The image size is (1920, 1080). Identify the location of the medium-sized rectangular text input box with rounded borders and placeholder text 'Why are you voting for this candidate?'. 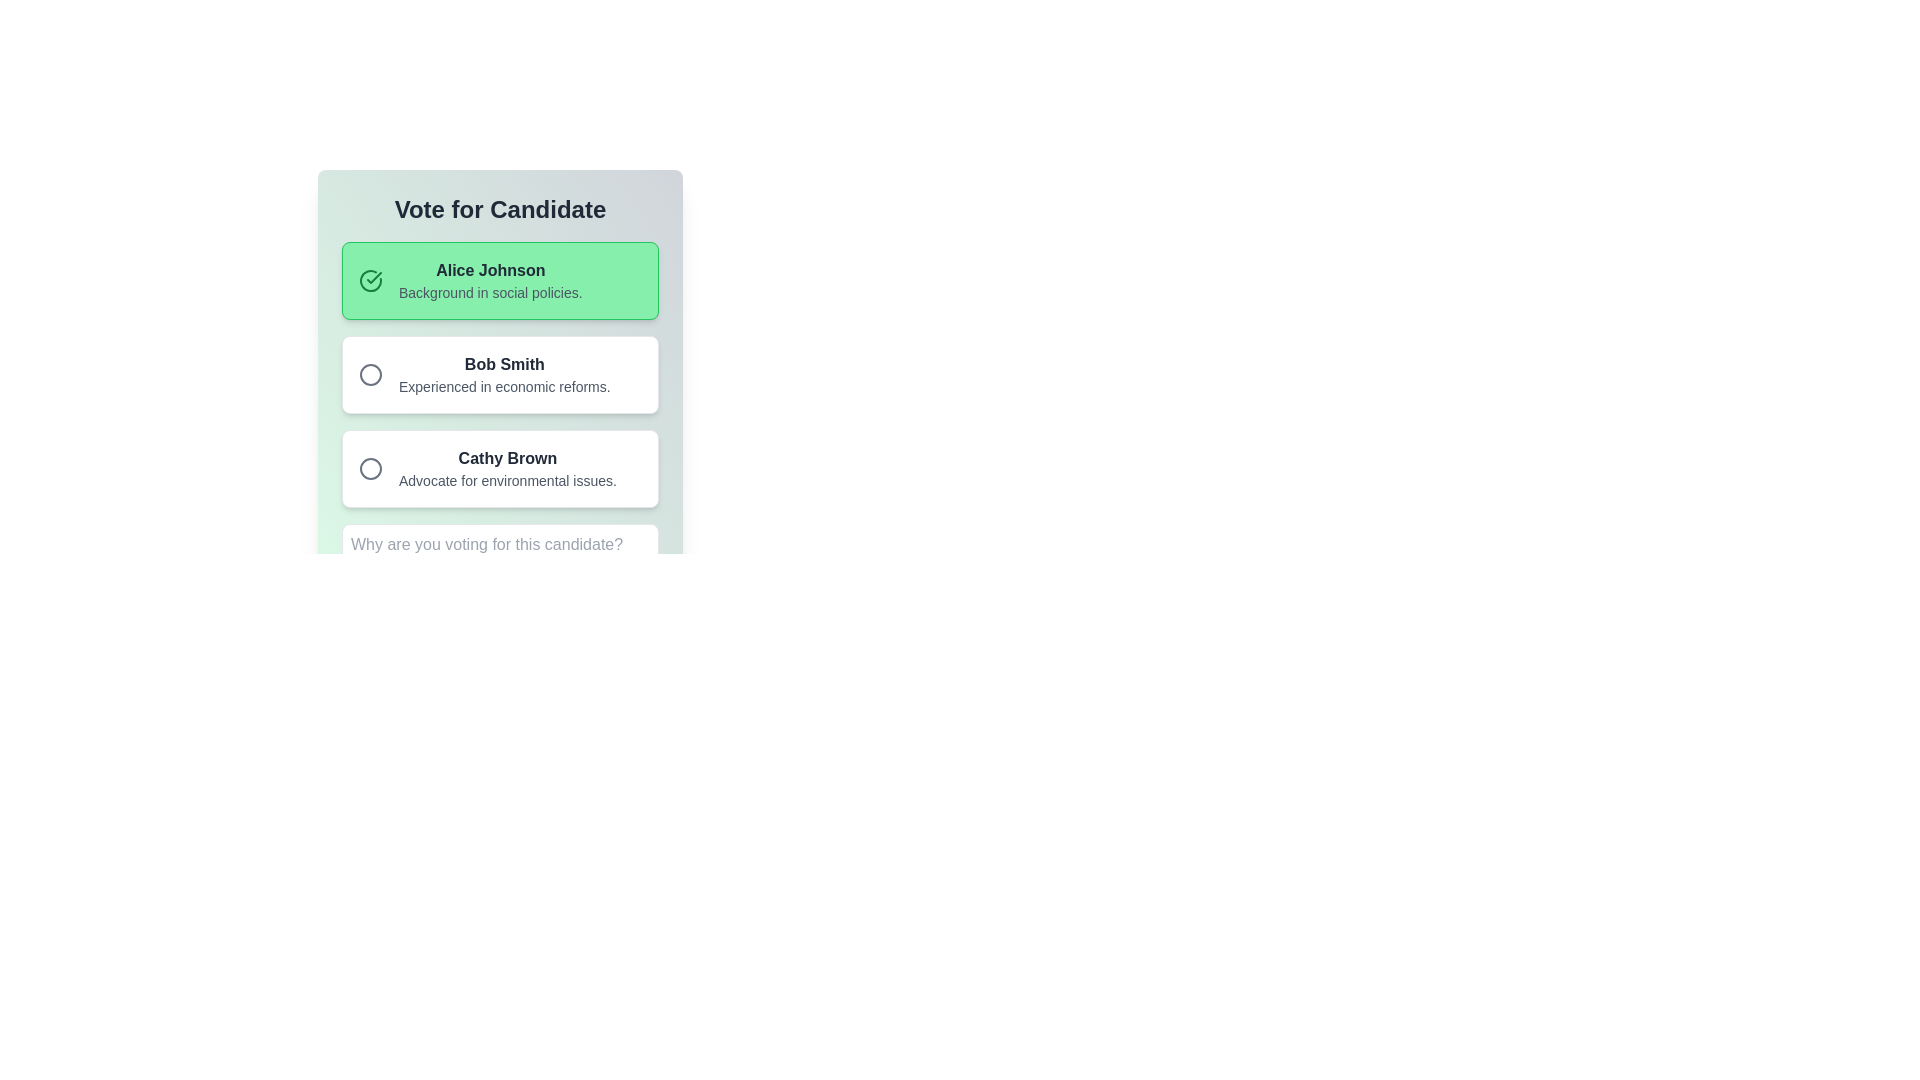
(500, 556).